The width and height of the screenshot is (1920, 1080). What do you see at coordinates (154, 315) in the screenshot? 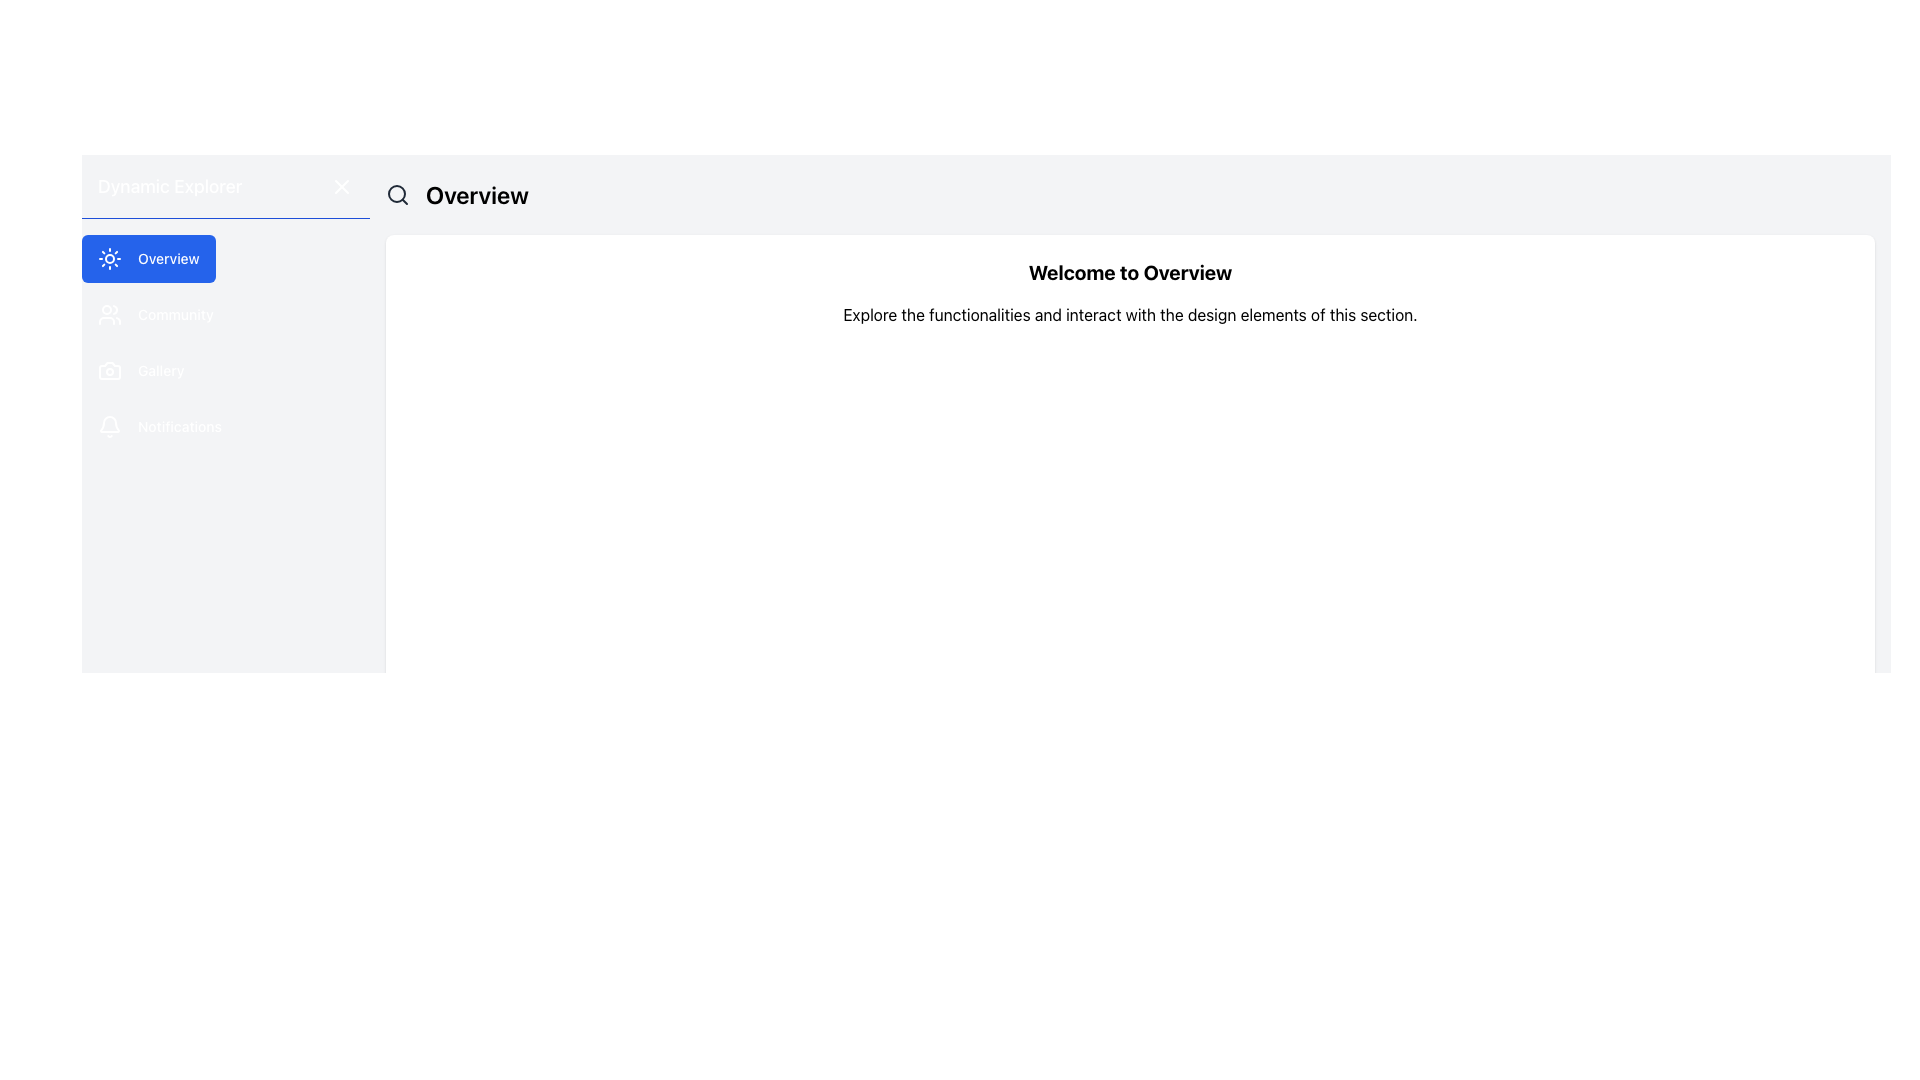
I see `the navigation button labeled 'Community' located below the 'Overview' option in the sidebar` at bounding box center [154, 315].